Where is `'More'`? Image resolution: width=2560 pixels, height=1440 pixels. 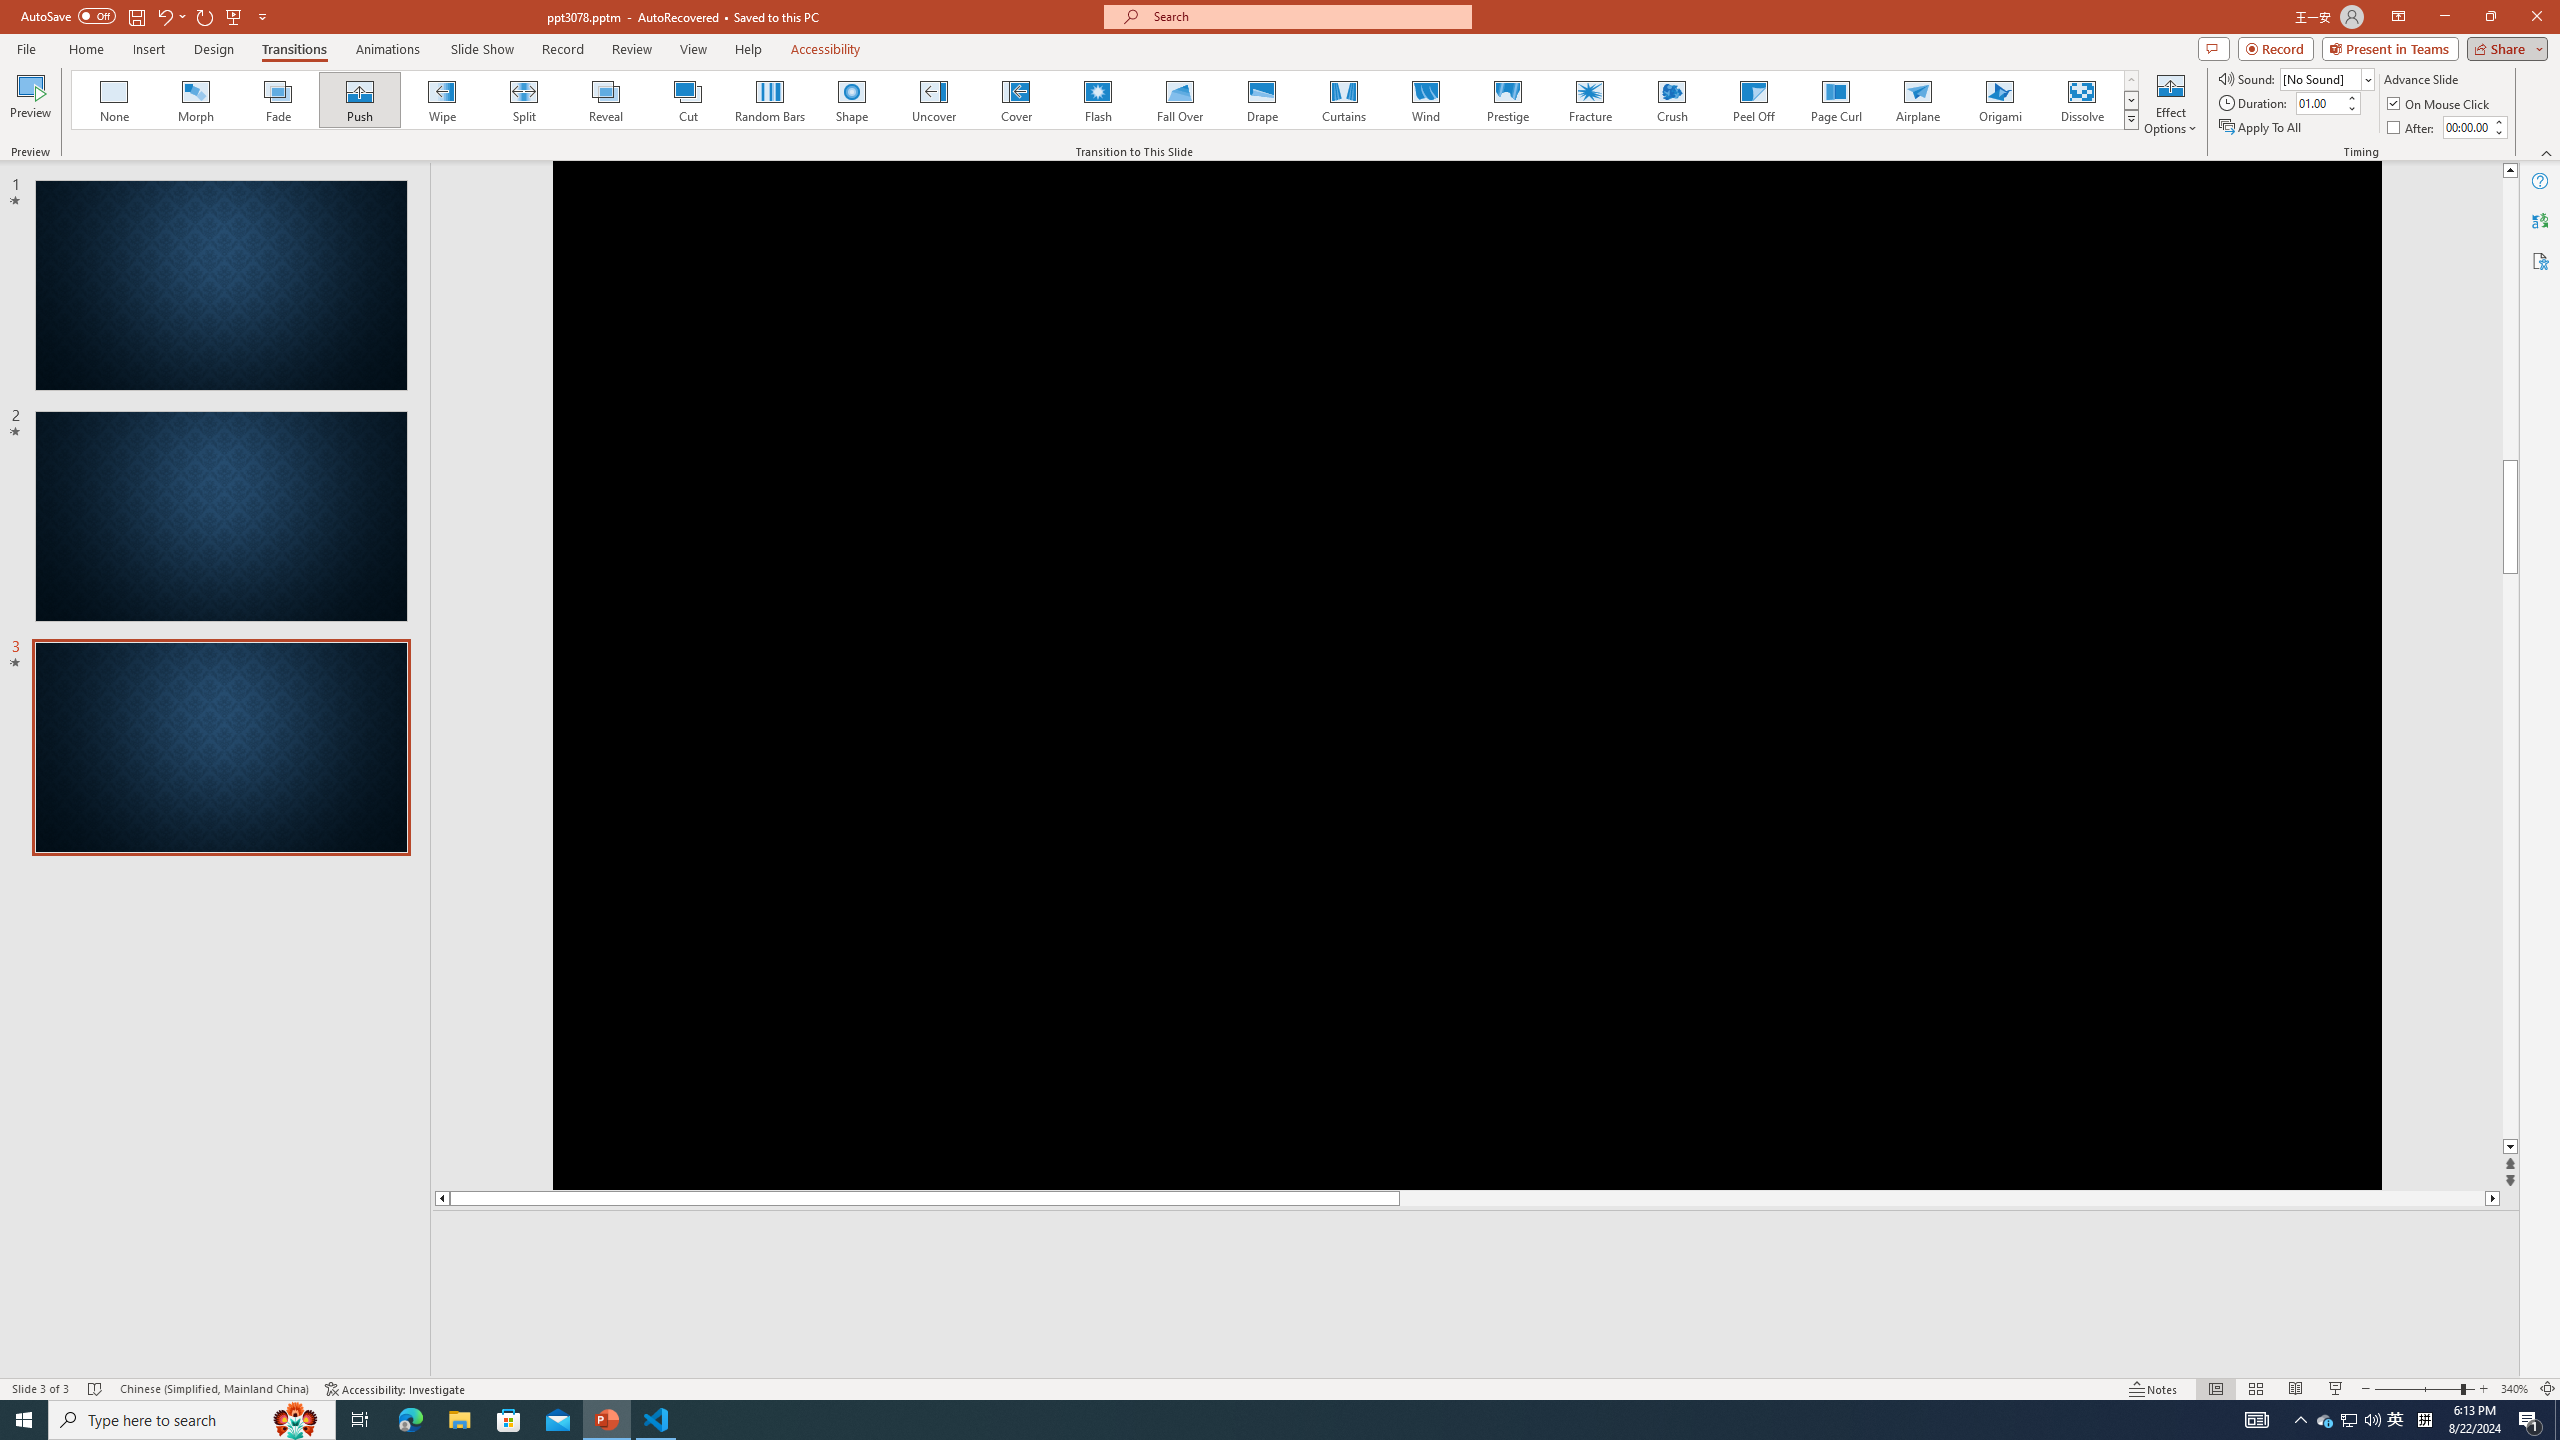
'More' is located at coordinates (2498, 120).